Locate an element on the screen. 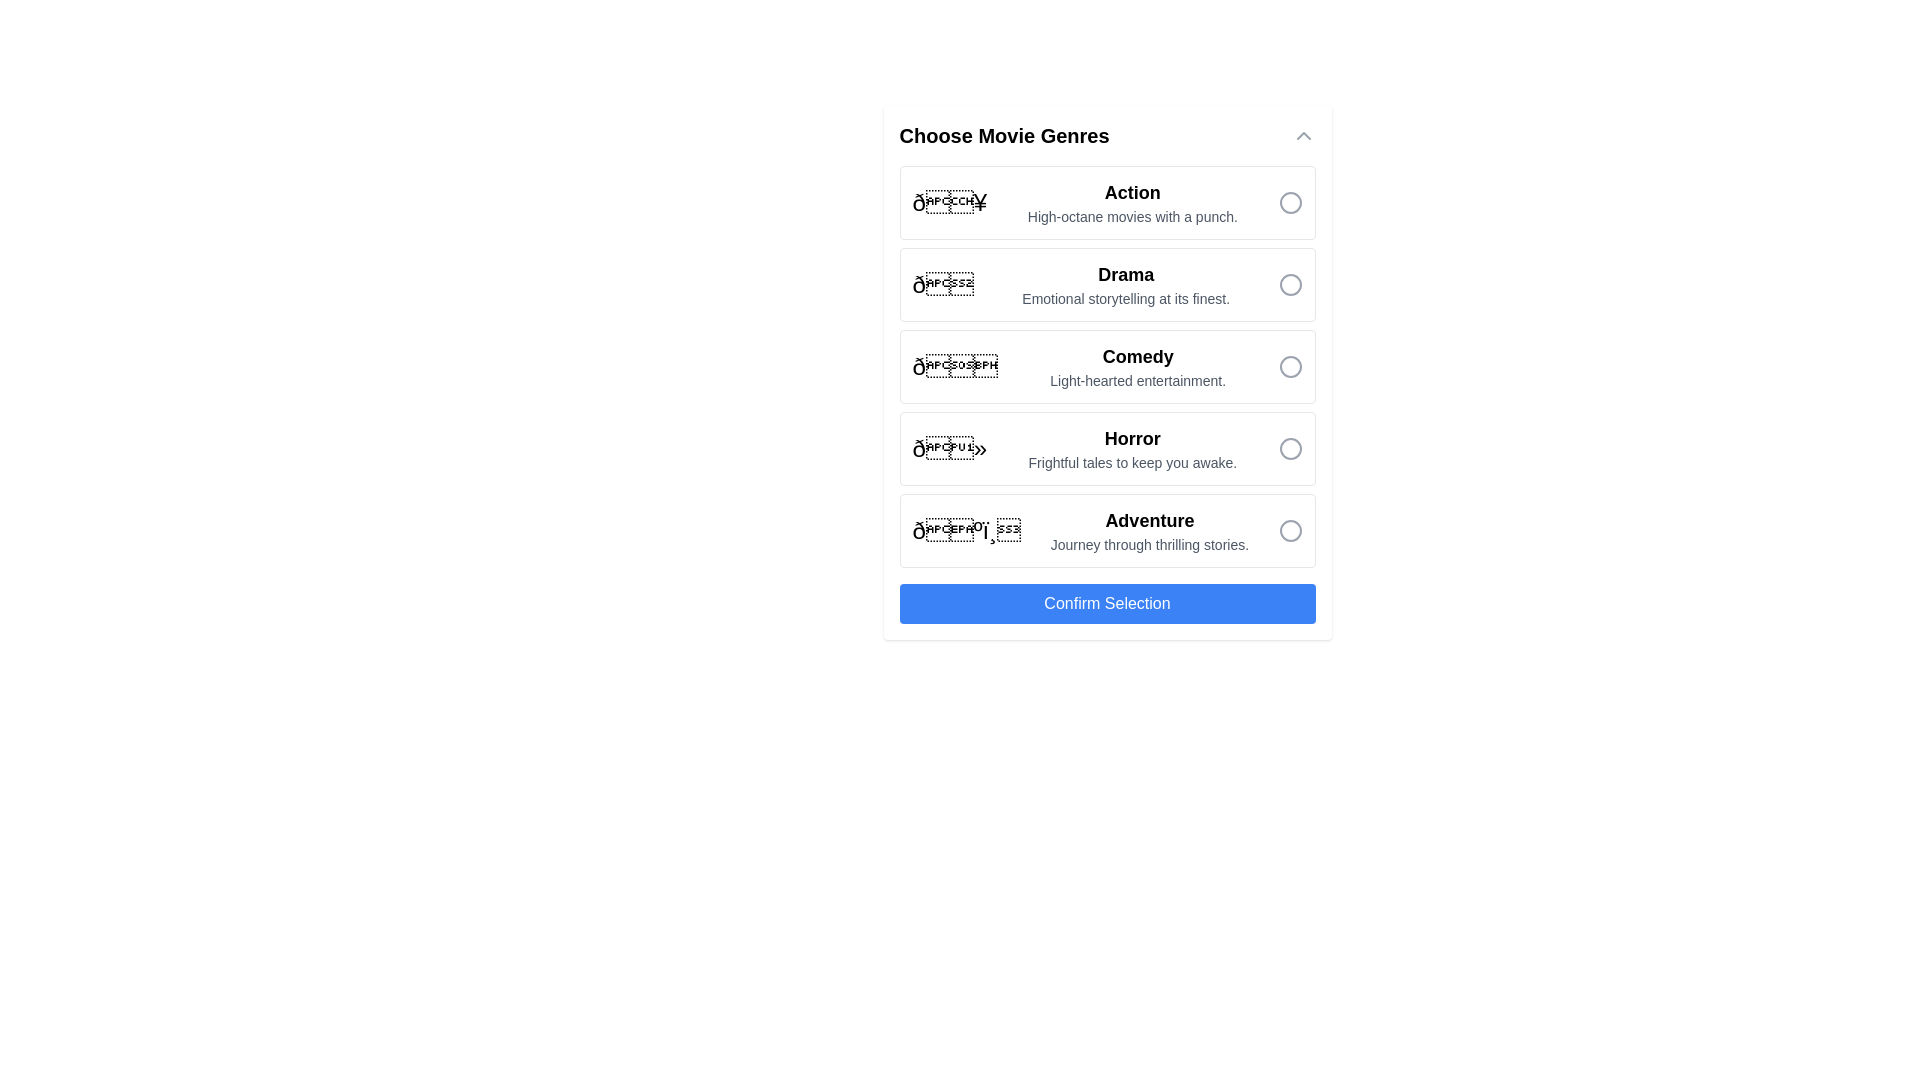  the 'Drama' text display element that presents the genre choice and its characteristics in the movie genre selection interface, located centrally below the 'Action' option and above the 'Comedy' option is located at coordinates (1126, 285).